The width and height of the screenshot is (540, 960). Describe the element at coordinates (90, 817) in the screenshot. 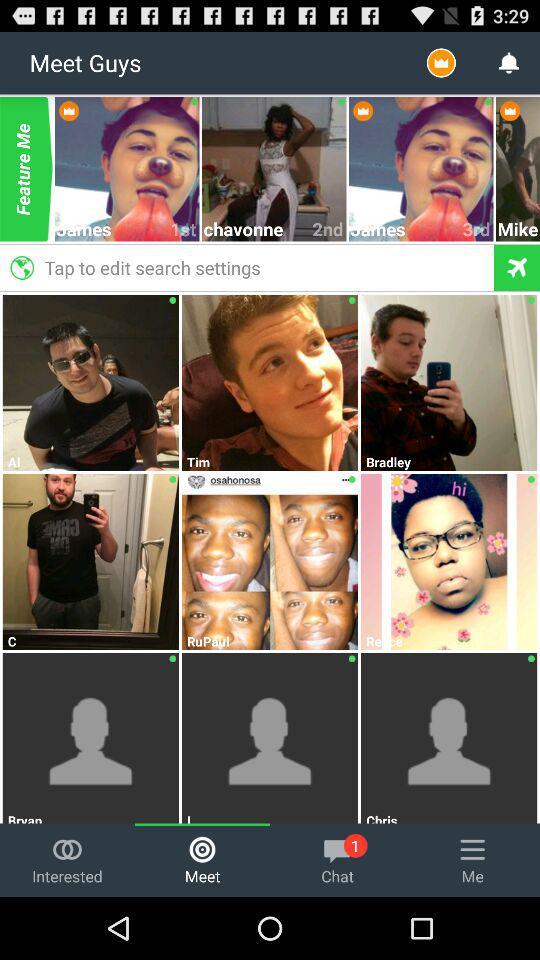

I see `bryan icon` at that location.